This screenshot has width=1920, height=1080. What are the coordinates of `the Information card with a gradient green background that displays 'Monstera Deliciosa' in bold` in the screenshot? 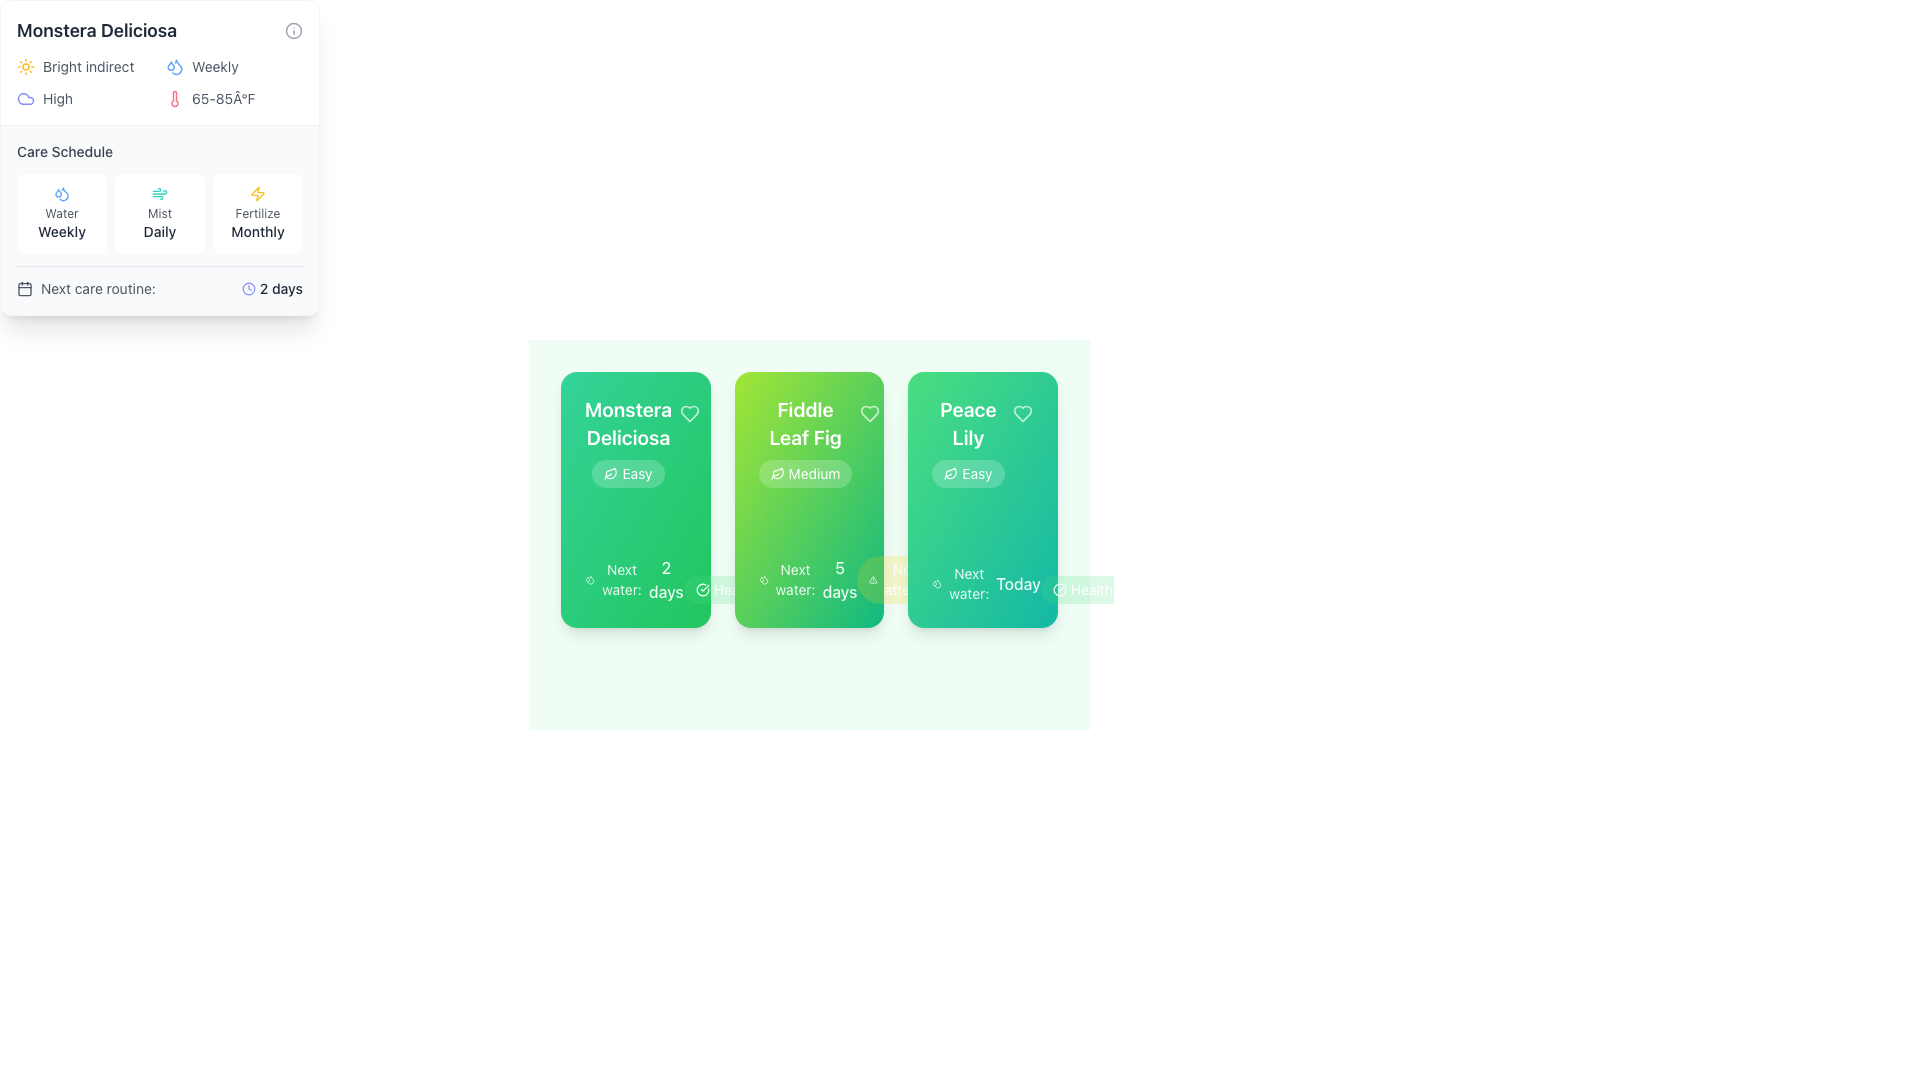 It's located at (634, 499).